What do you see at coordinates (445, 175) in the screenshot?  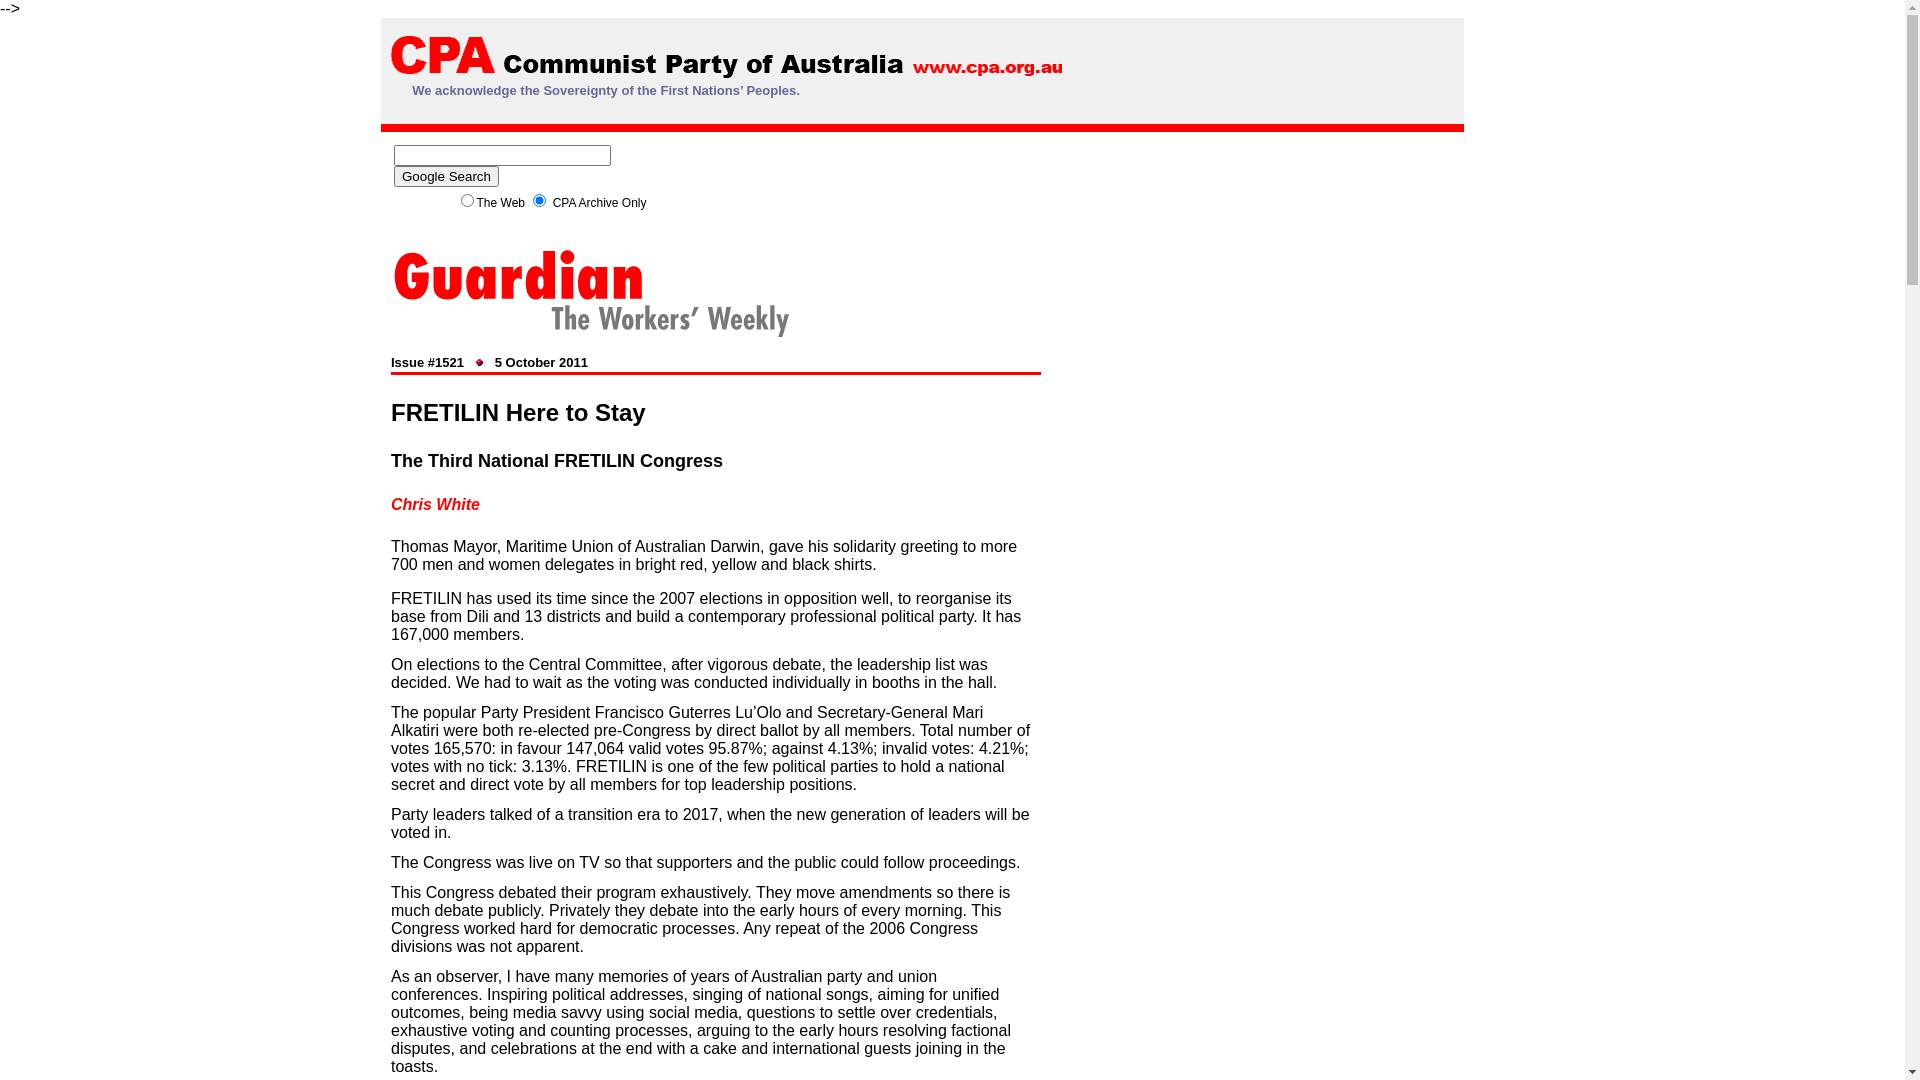 I see `'Google Search'` at bounding box center [445, 175].